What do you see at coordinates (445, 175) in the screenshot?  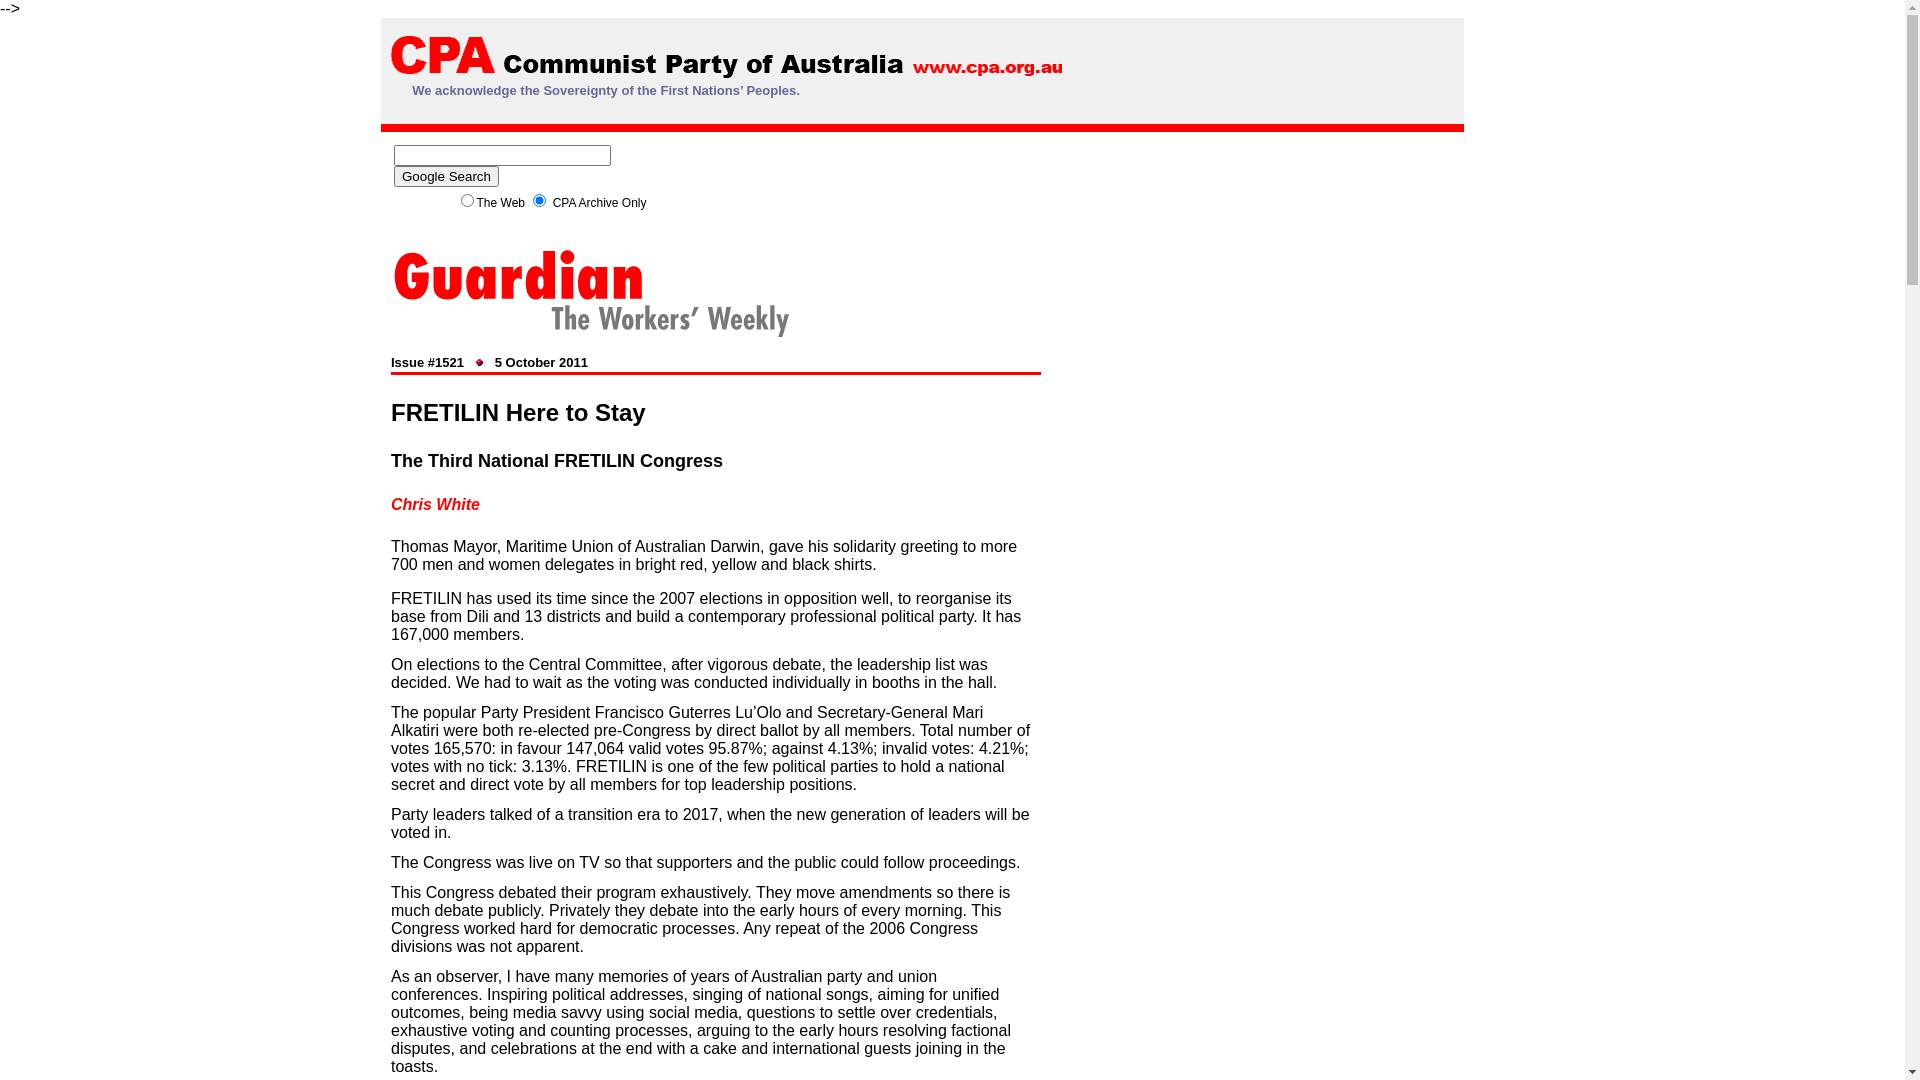 I see `'Google Search'` at bounding box center [445, 175].